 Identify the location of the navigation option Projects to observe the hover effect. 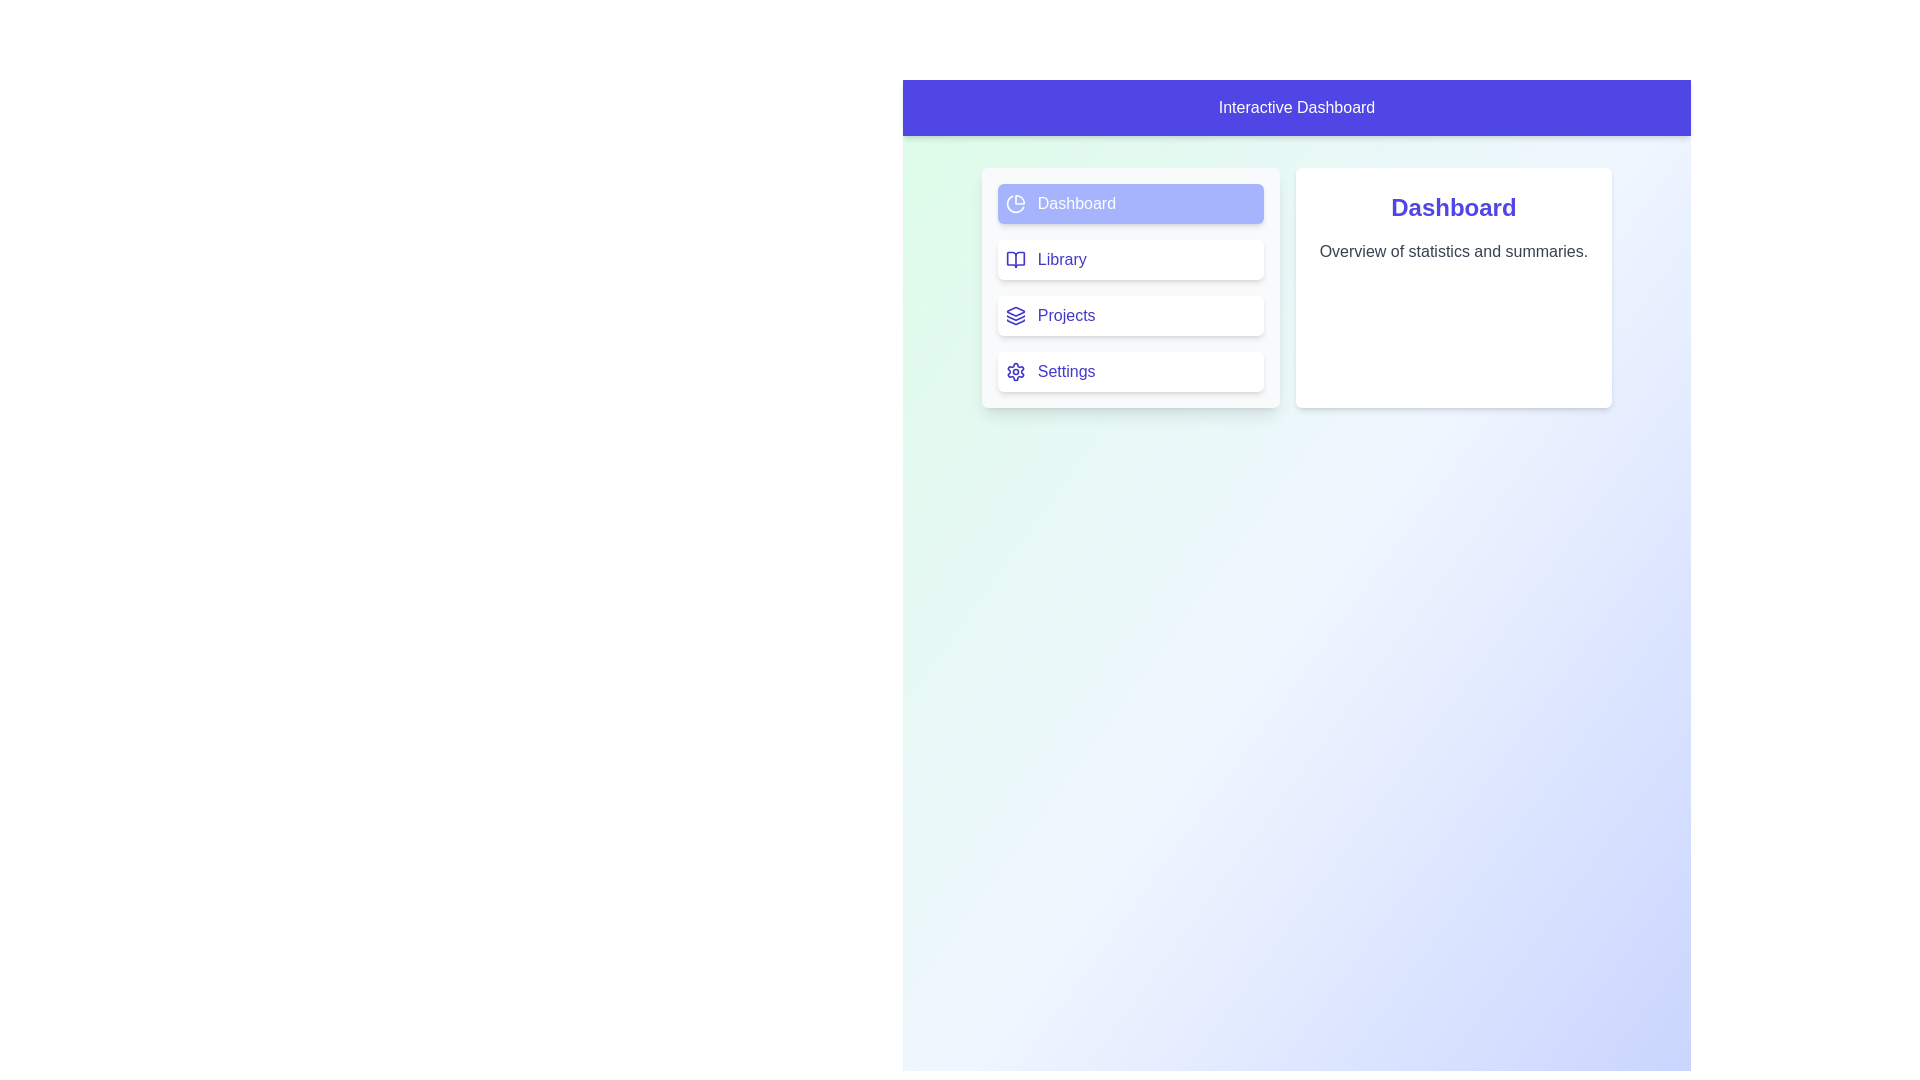
(1129, 315).